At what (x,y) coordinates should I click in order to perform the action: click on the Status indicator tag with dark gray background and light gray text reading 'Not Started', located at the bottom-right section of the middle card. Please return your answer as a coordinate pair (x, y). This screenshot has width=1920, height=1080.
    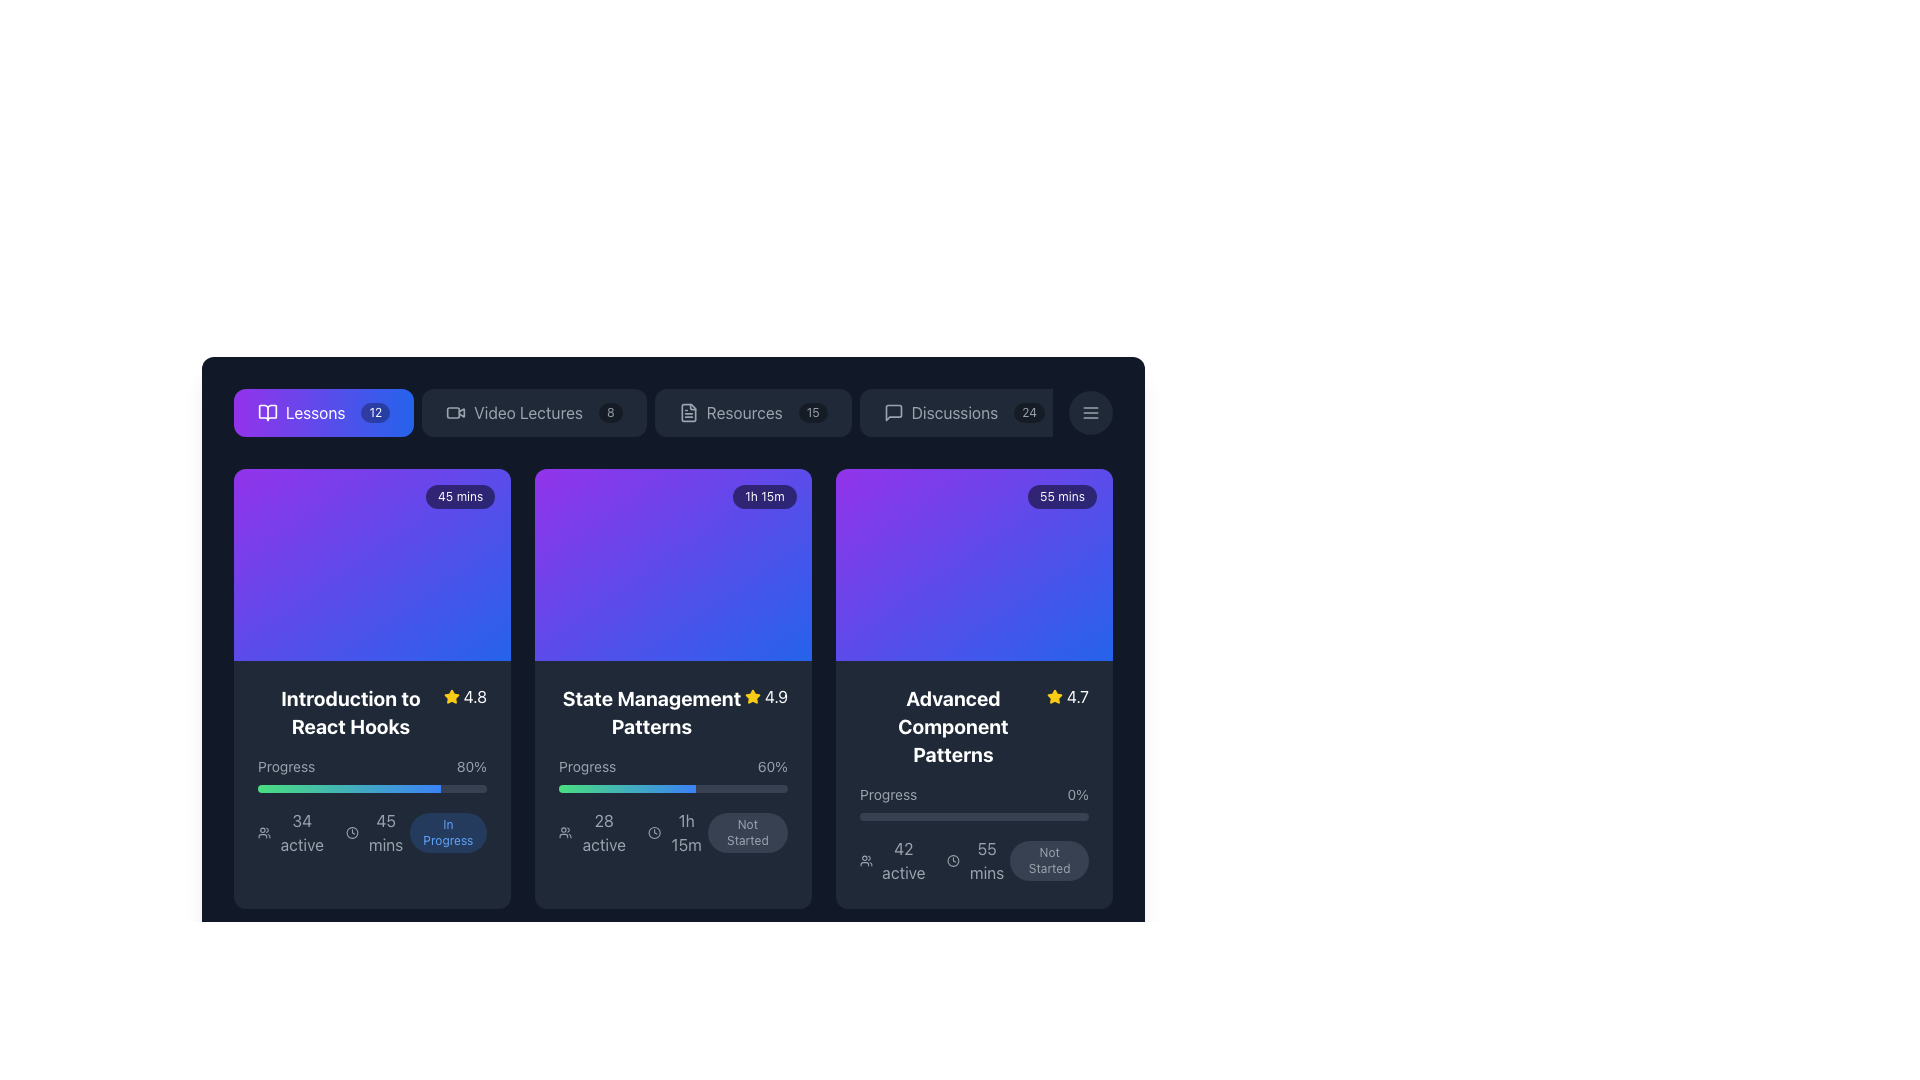
    Looking at the image, I should click on (746, 833).